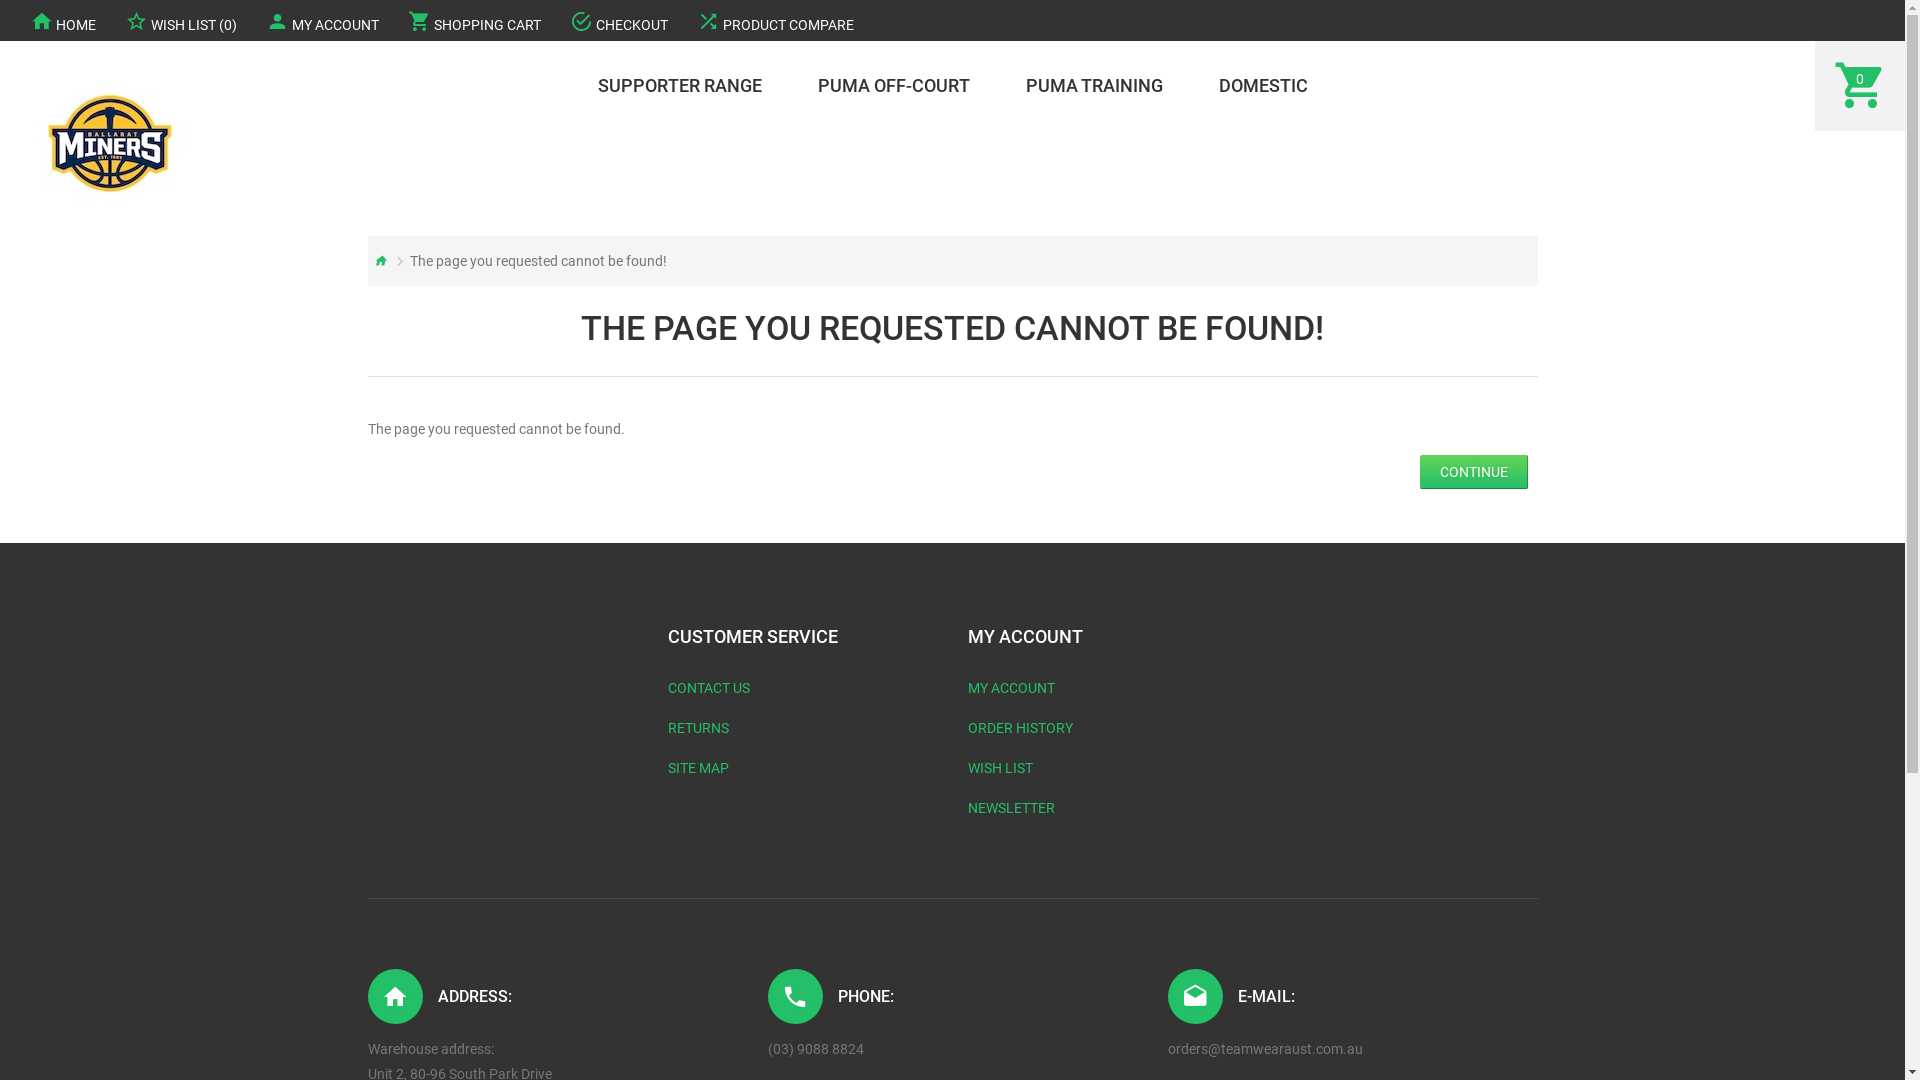  I want to click on 'NEWSLETTER', so click(968, 806).